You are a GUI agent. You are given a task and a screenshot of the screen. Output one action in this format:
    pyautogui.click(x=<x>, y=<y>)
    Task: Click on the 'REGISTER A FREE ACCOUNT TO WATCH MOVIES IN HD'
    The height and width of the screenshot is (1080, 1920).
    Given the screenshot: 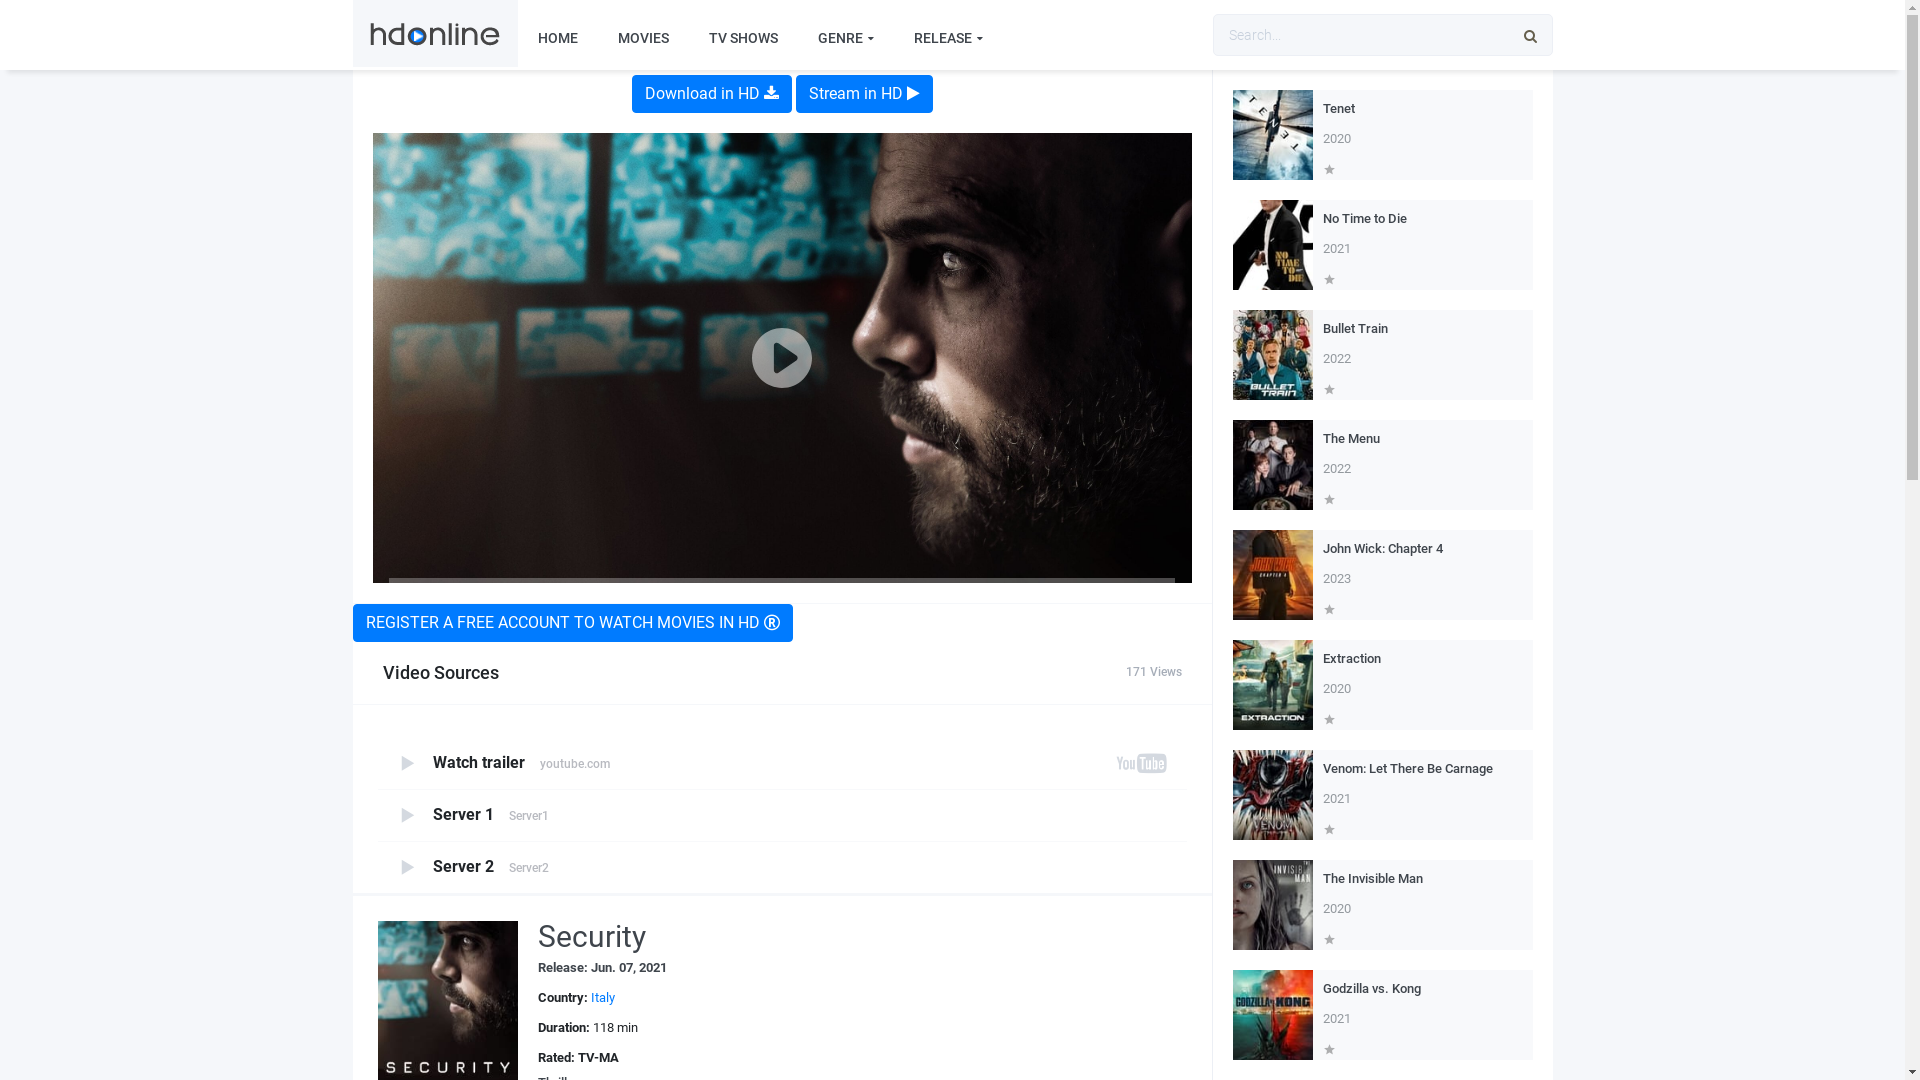 What is the action you would take?
    pyautogui.click(x=570, y=622)
    